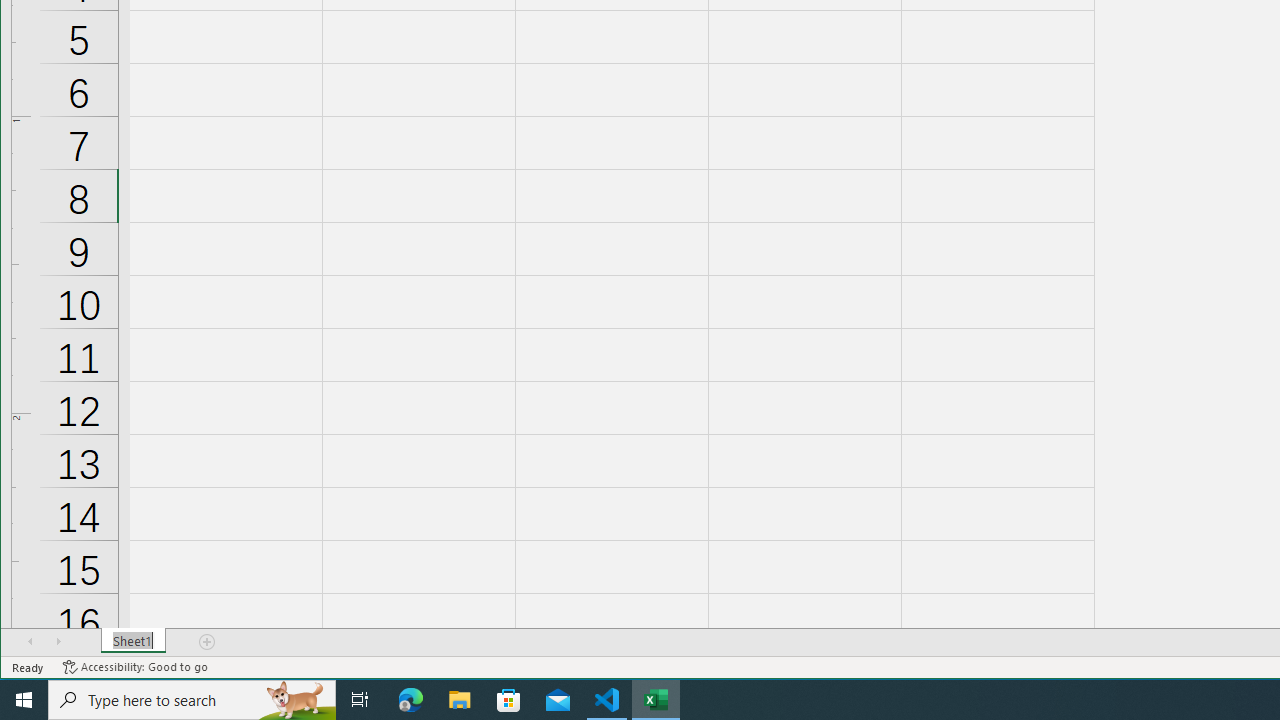 The width and height of the screenshot is (1280, 720). I want to click on 'Excel - 1 running window', so click(656, 698).